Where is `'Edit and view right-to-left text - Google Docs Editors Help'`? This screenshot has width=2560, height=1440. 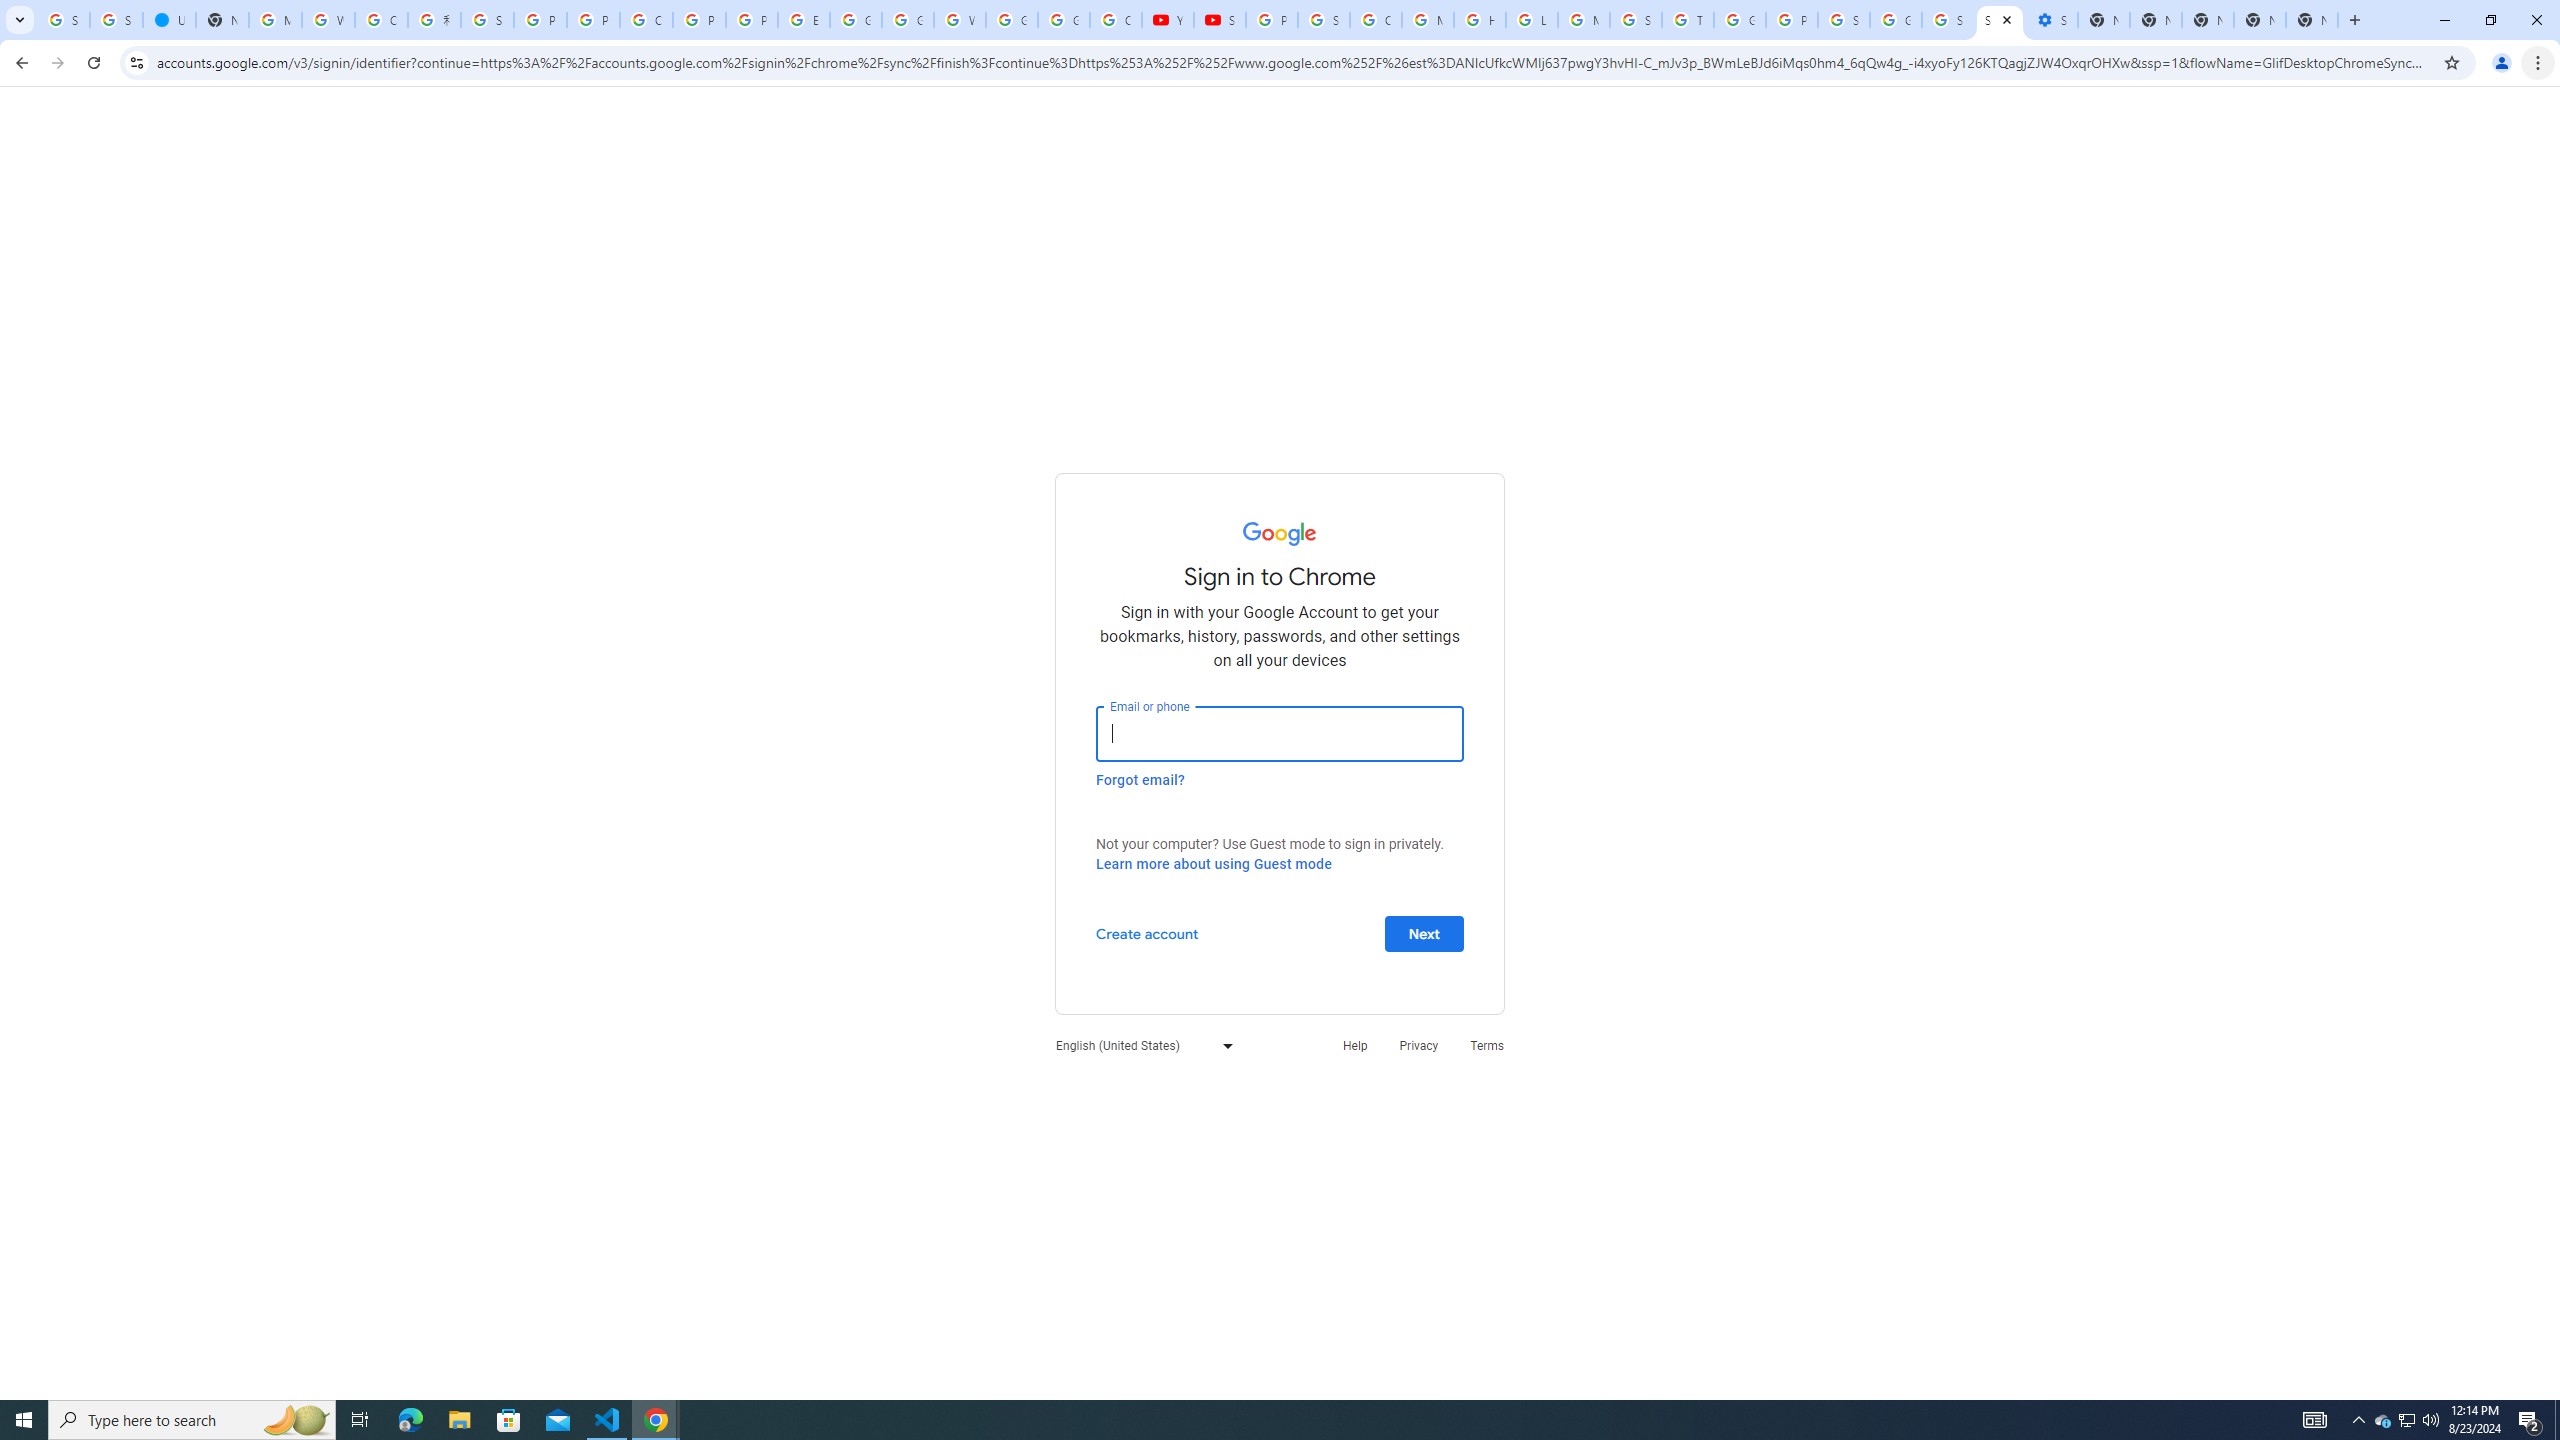
'Edit and view right-to-left text - Google Docs Editors Help' is located at coordinates (803, 19).